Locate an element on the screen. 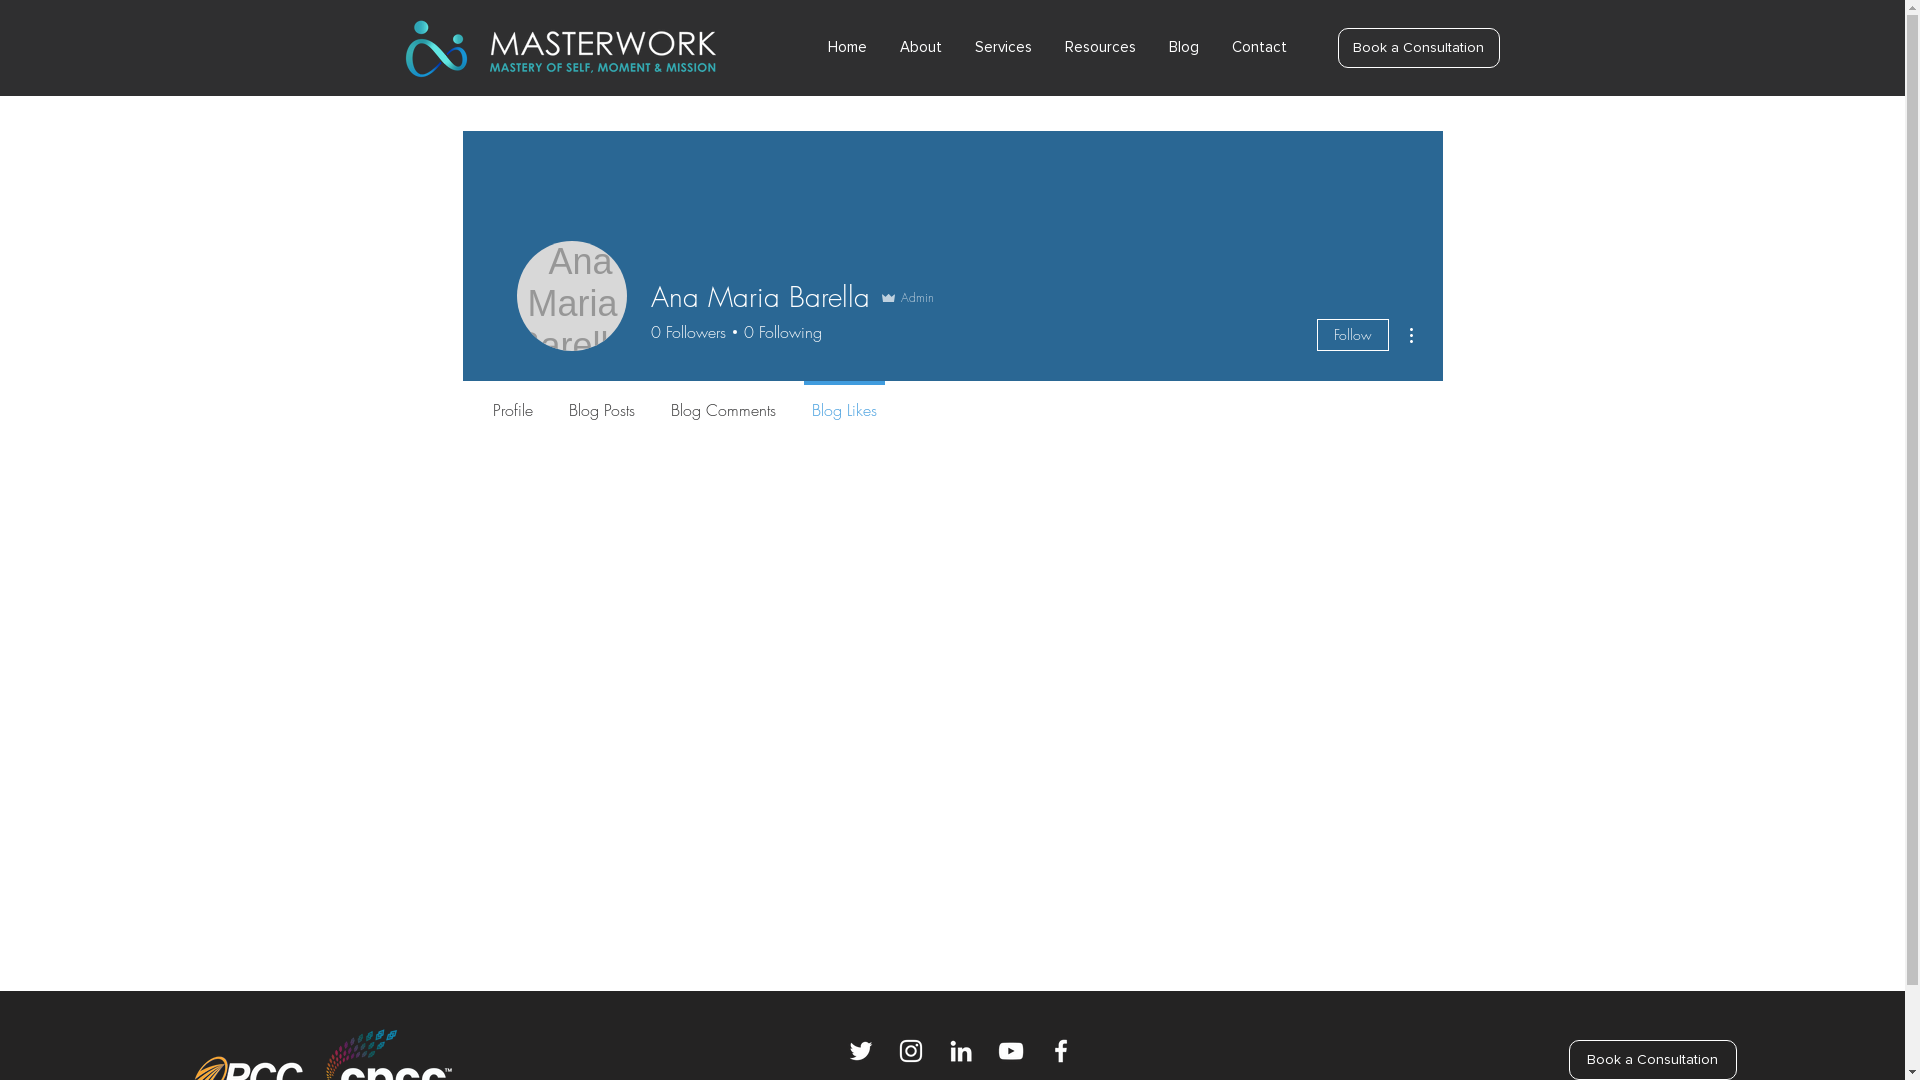 The height and width of the screenshot is (1080, 1920). 'Home' is located at coordinates (854, 45).